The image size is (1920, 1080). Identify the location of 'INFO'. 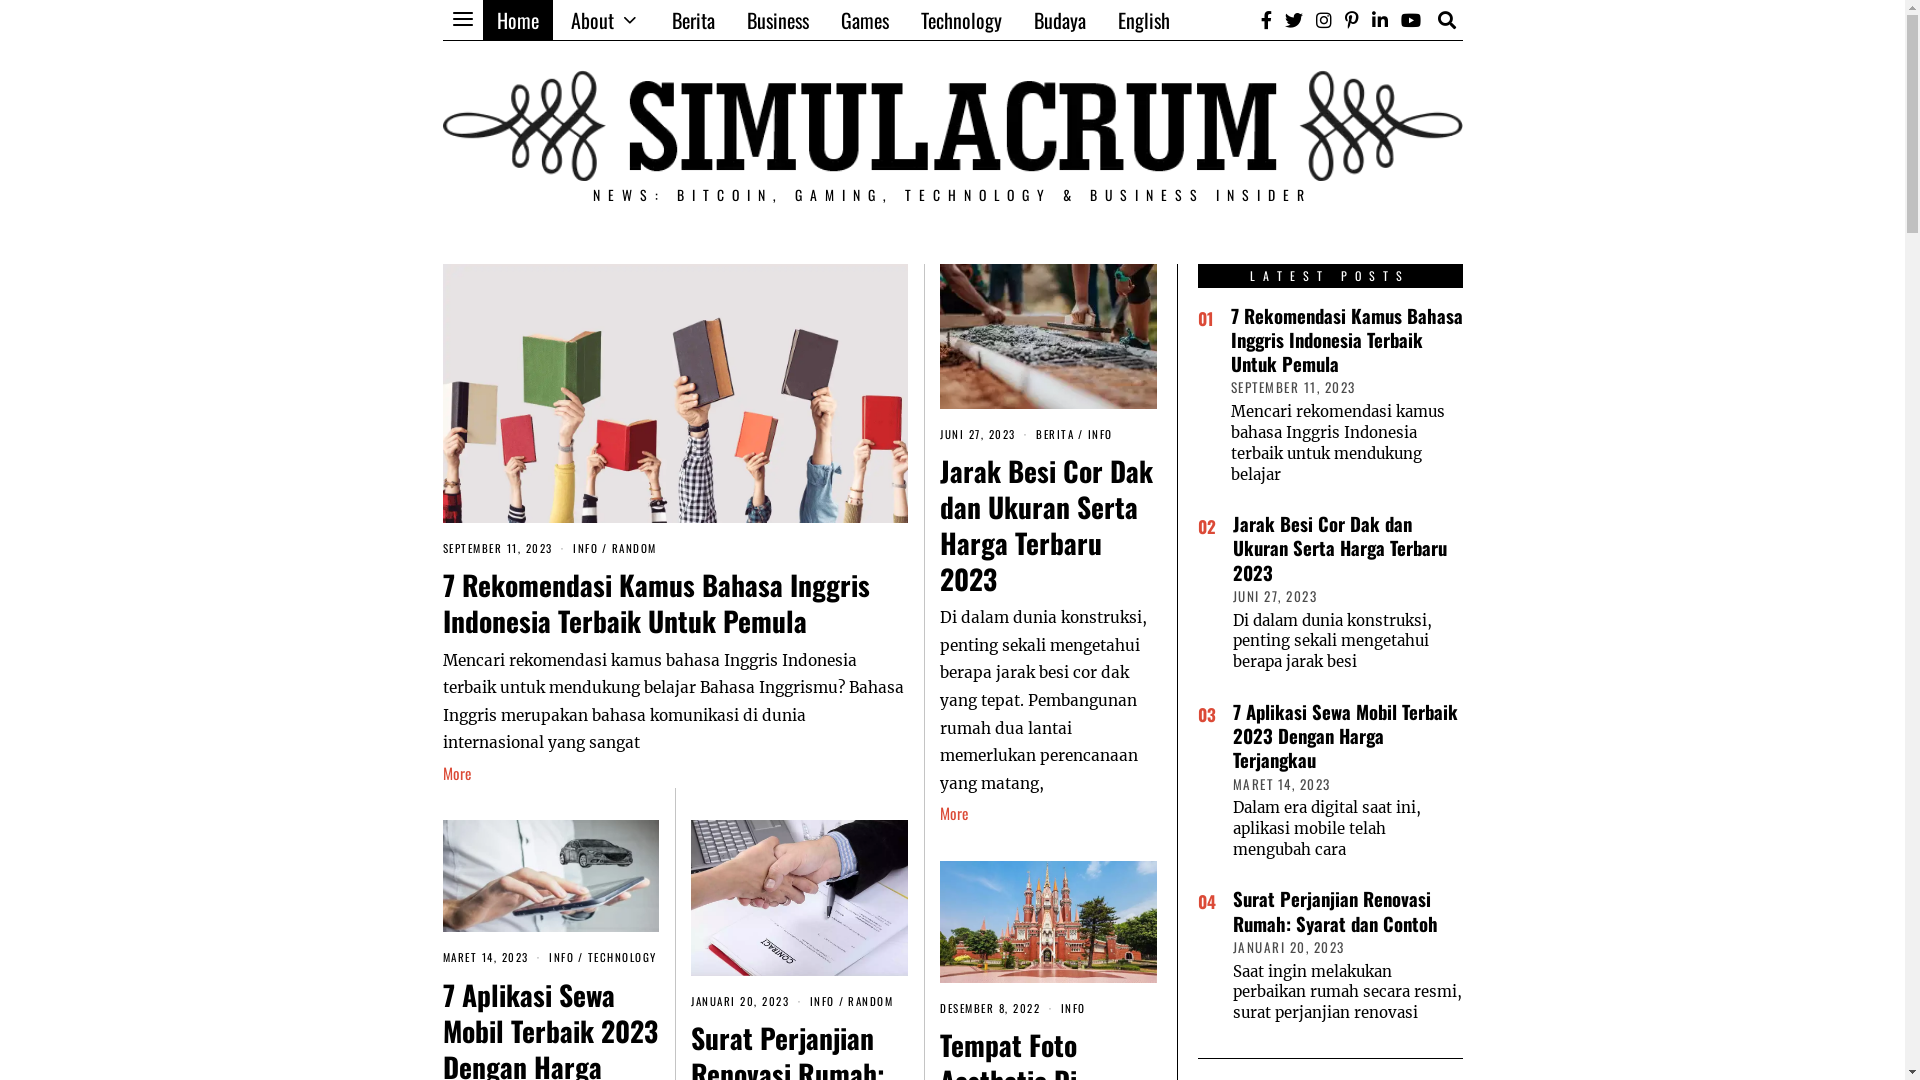
(1072, 1007).